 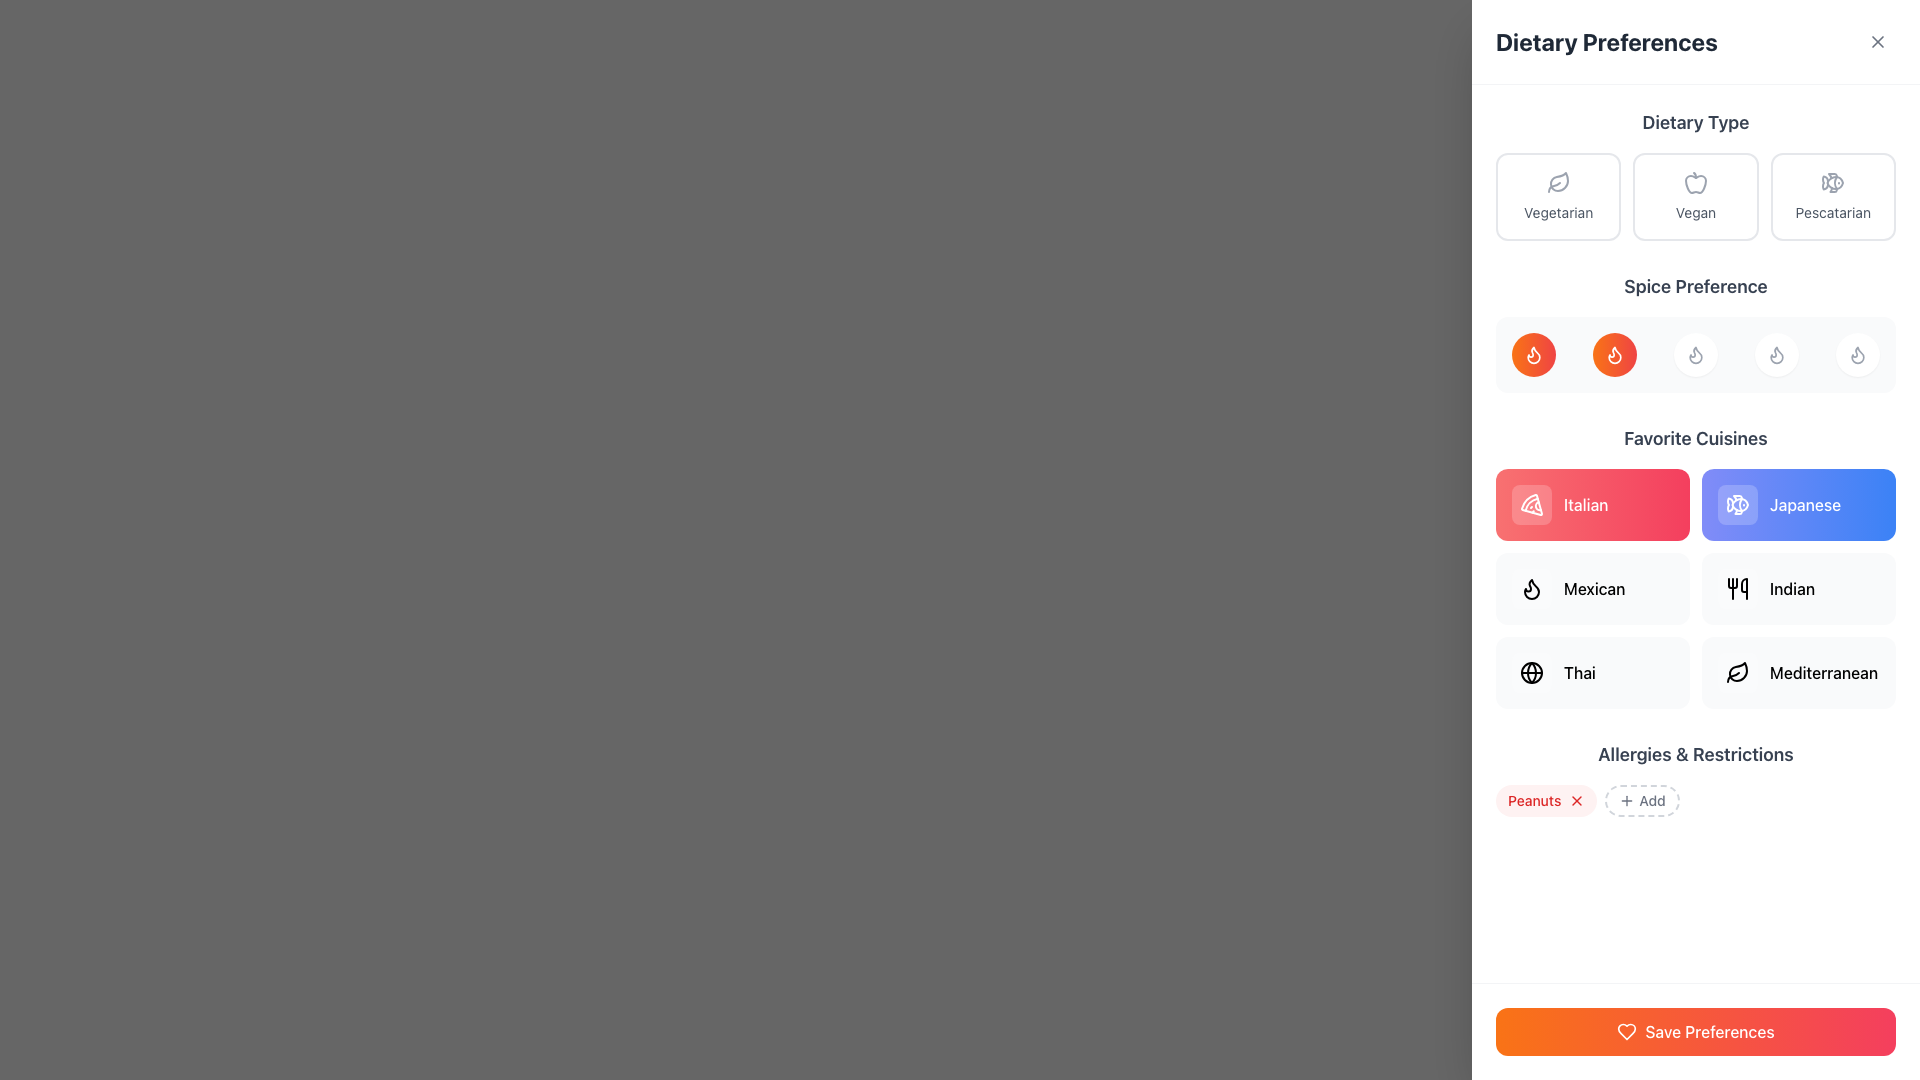 I want to click on the vibrant flame icon styled with a gradient effect from orange to red in the 'Dietary Preferences' panel under the 'Spice Preference' section, so click(x=1533, y=353).